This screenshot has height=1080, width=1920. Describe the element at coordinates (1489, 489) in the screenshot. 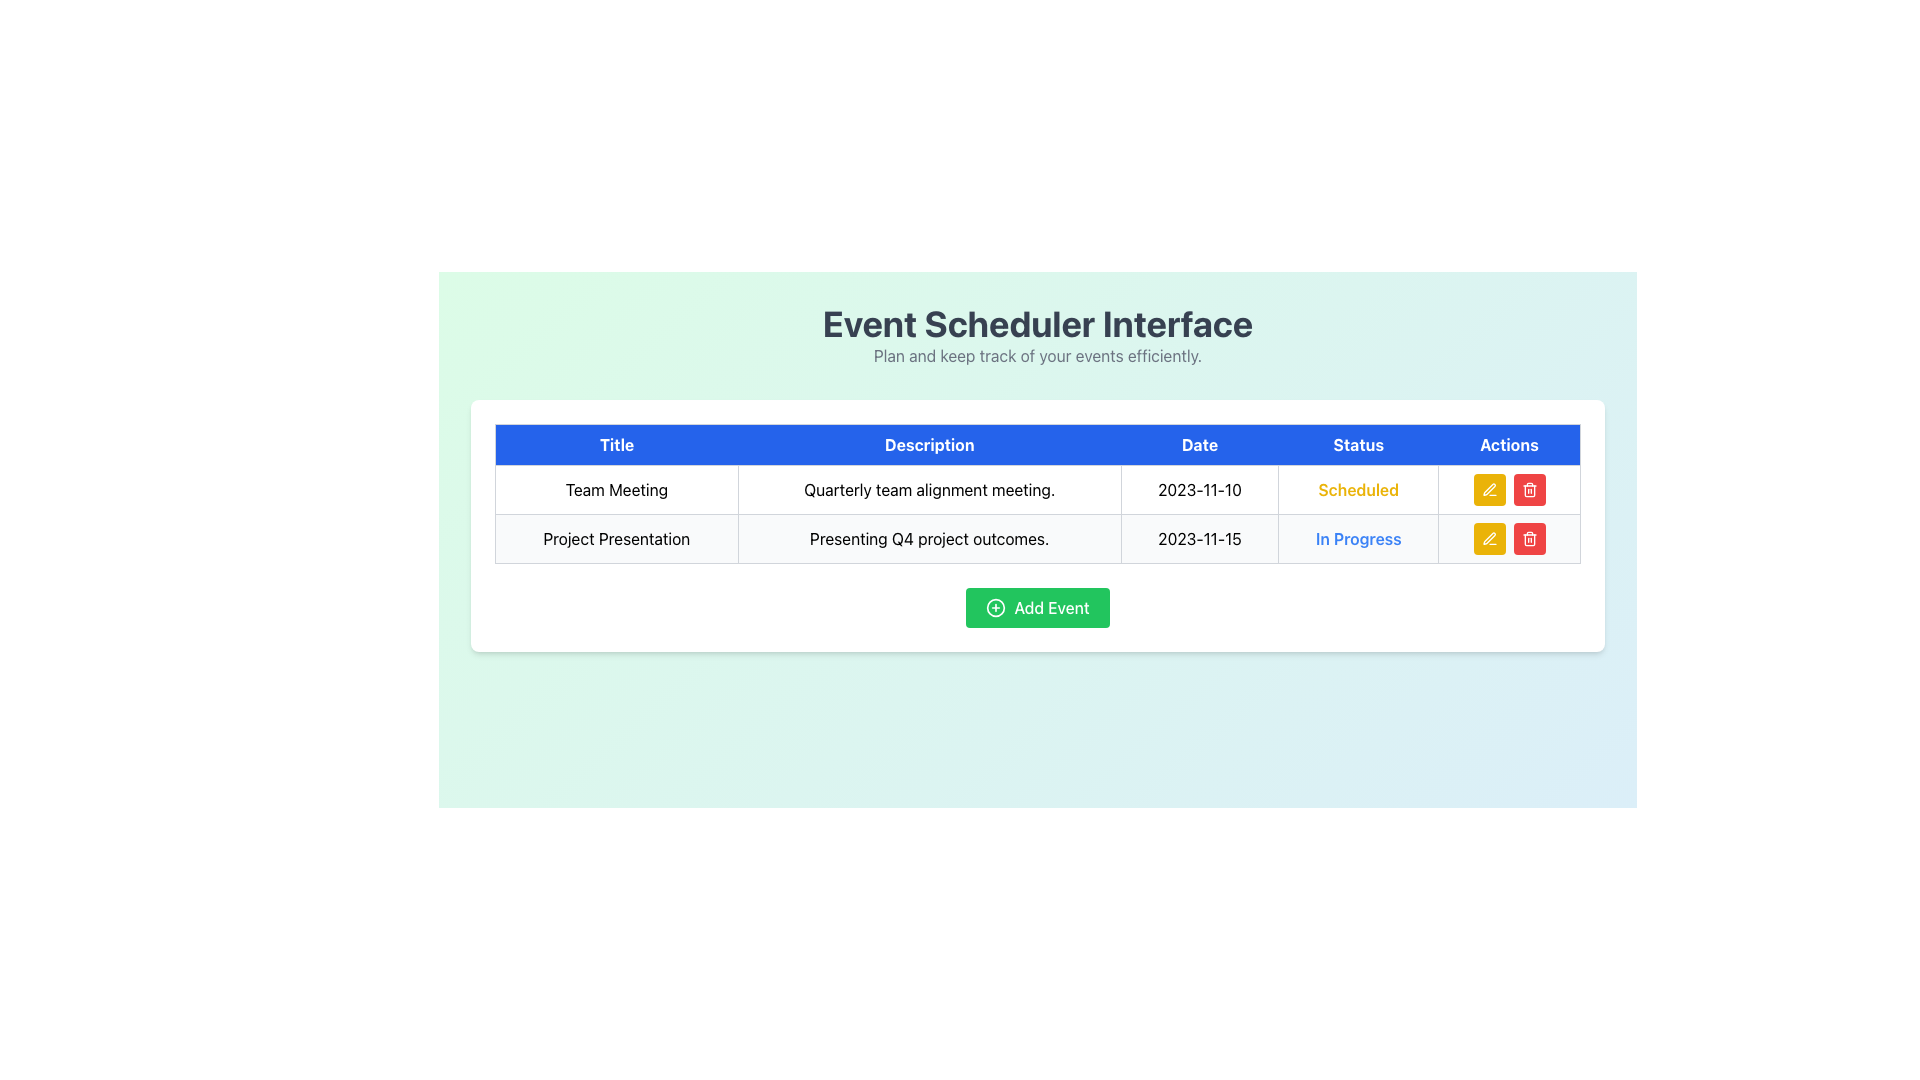

I see `the vibrant yellow edit button with rounded corners located in the 'Actions' column next to the 'Scheduled' status` at that location.